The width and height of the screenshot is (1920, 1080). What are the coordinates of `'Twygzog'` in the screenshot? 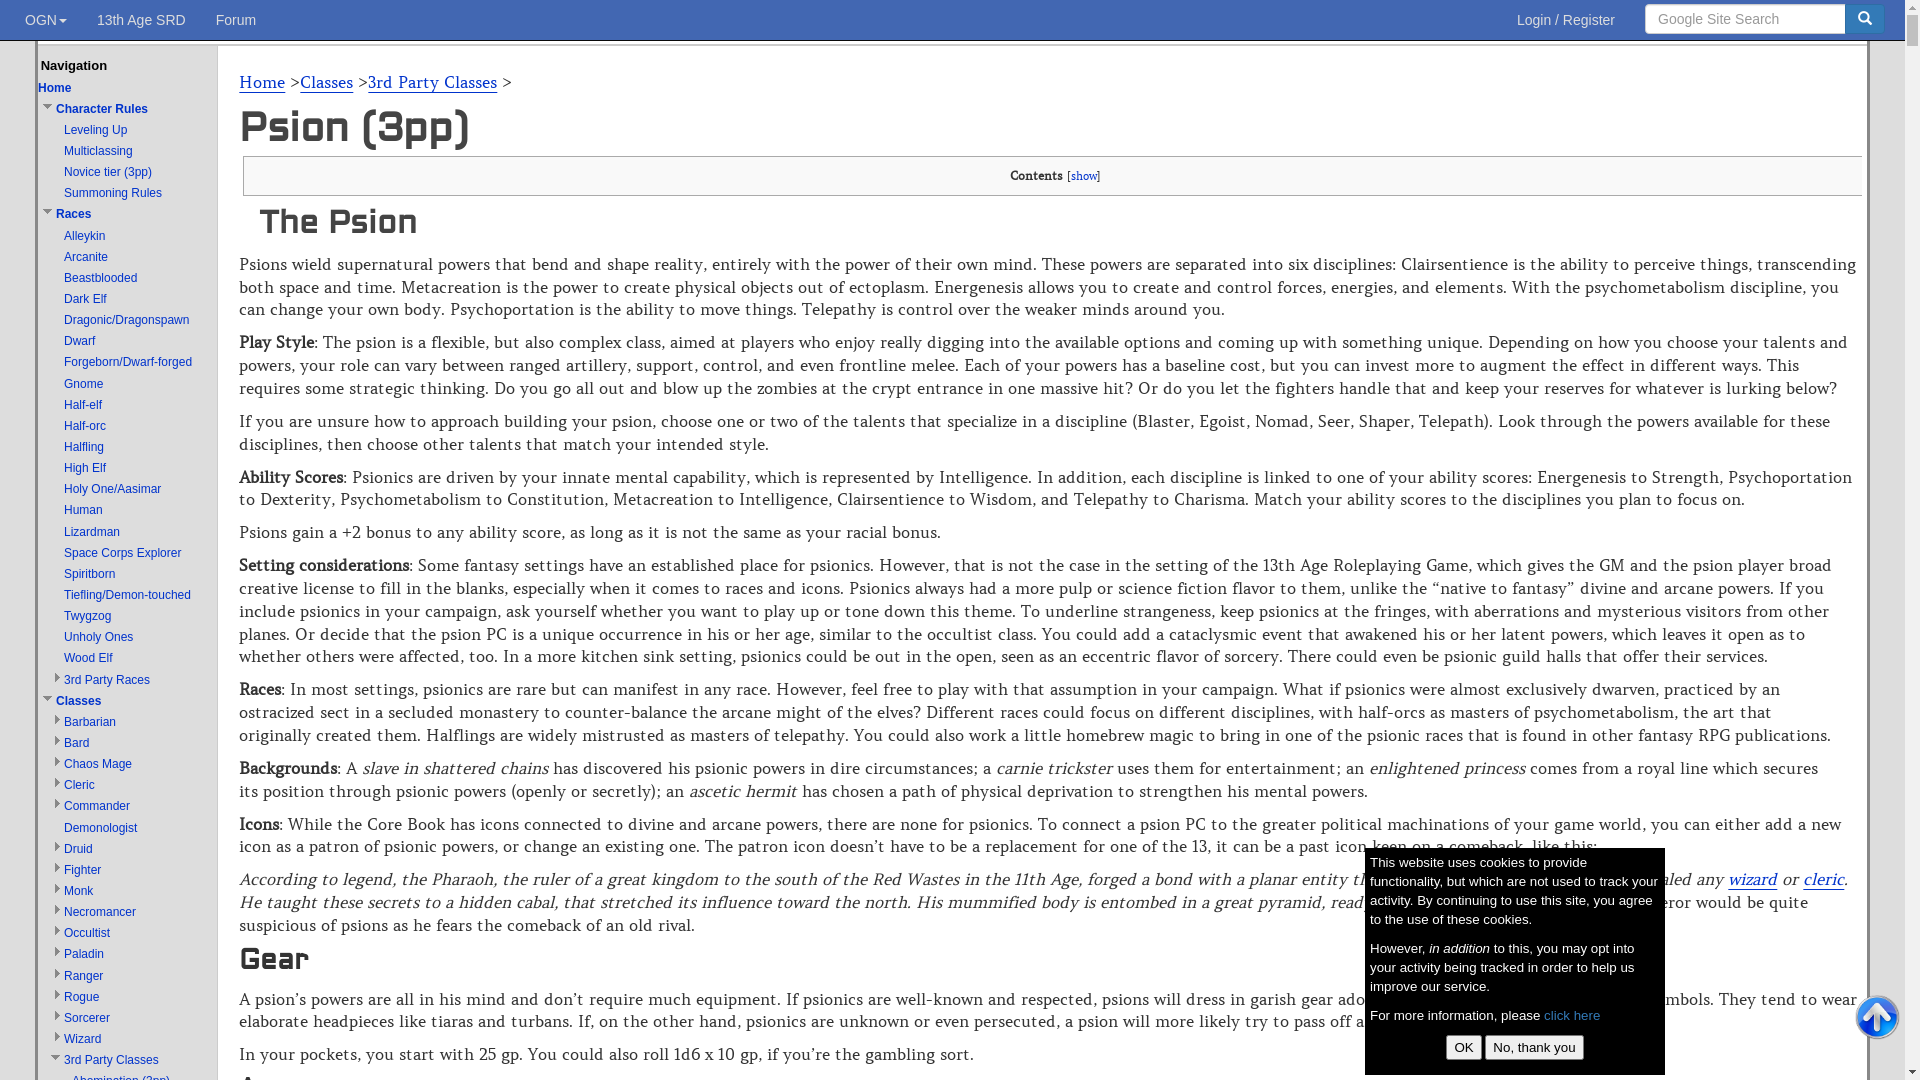 It's located at (86, 615).